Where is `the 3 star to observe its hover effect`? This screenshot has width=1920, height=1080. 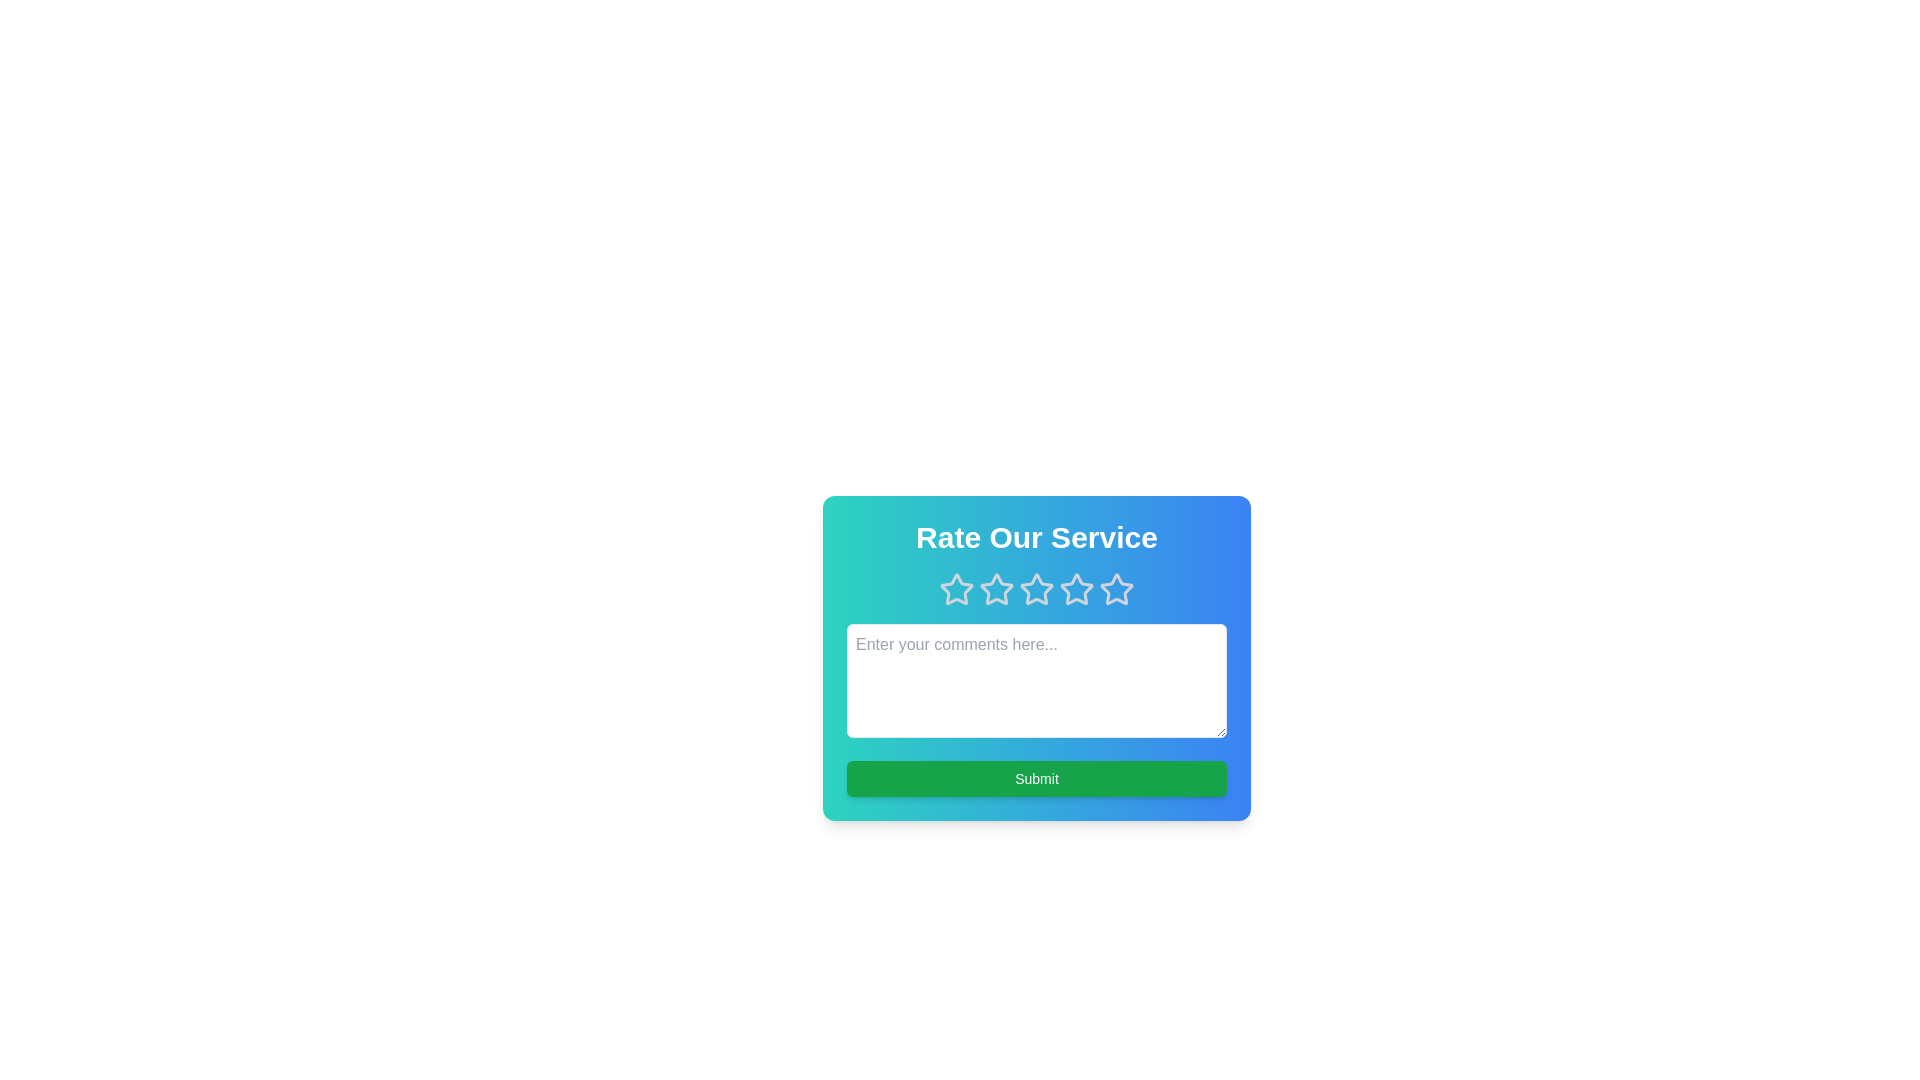
the 3 star to observe its hover effect is located at coordinates (1036, 589).